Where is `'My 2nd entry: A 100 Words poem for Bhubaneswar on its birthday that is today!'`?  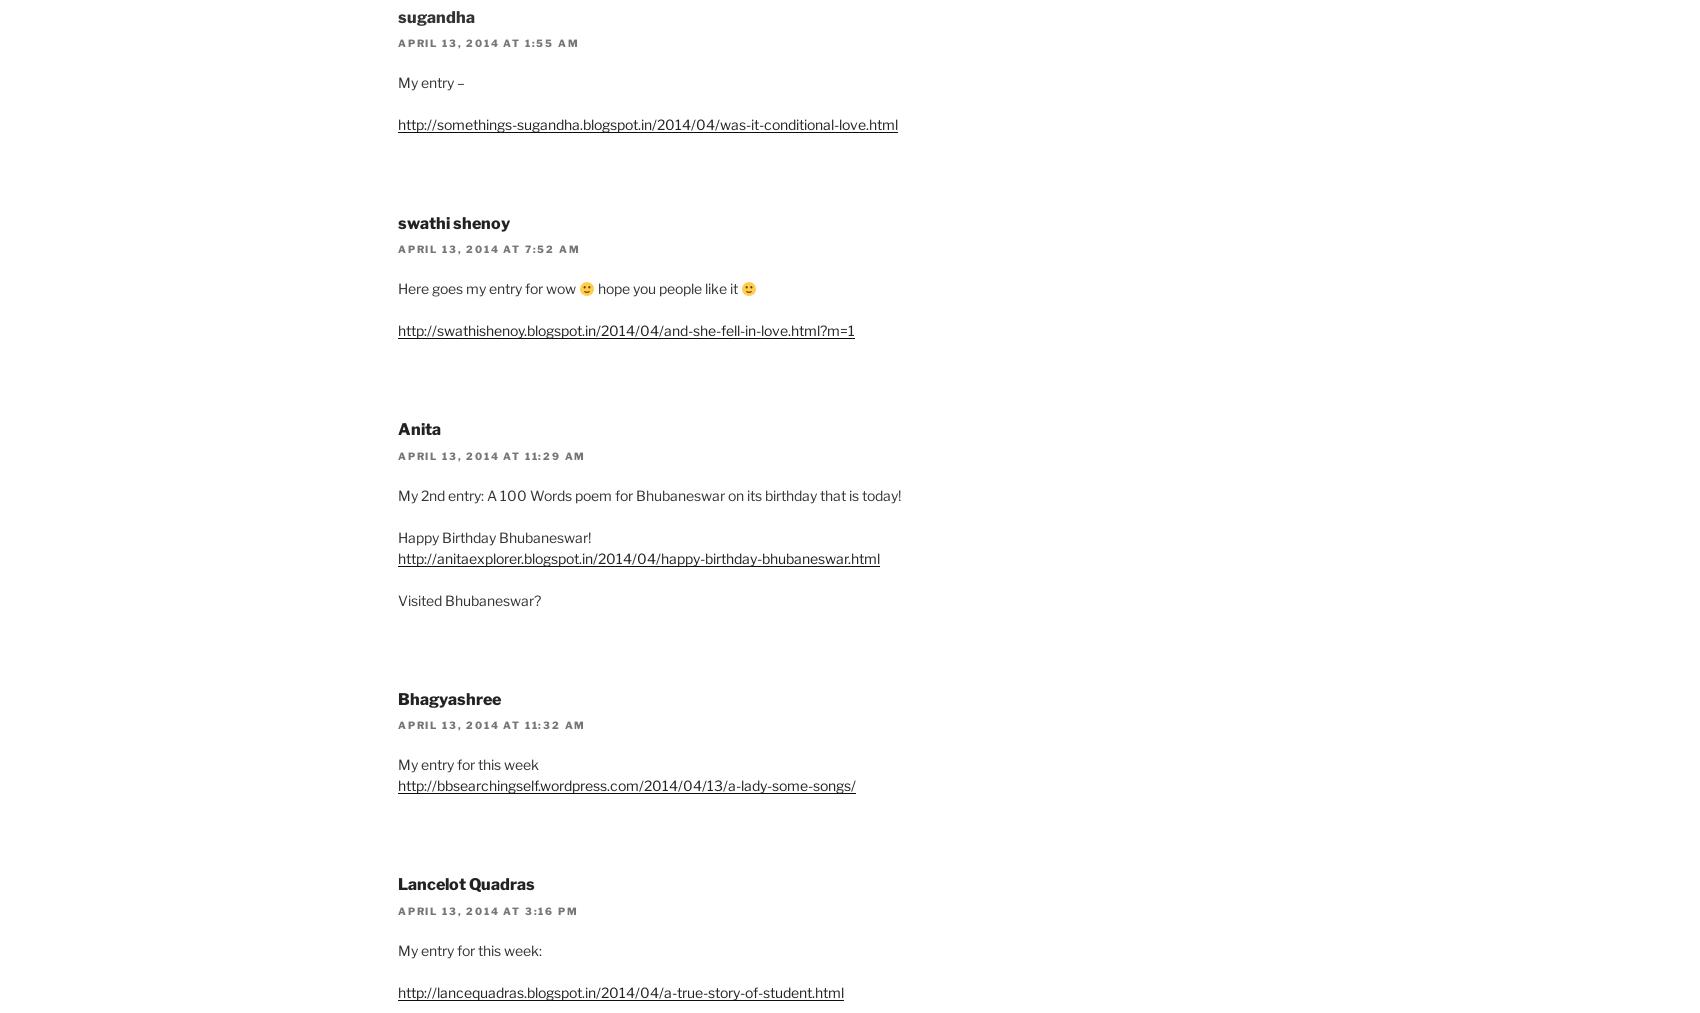
'My 2nd entry: A 100 Words poem for Bhubaneswar on its birthday that is today!' is located at coordinates (649, 493).